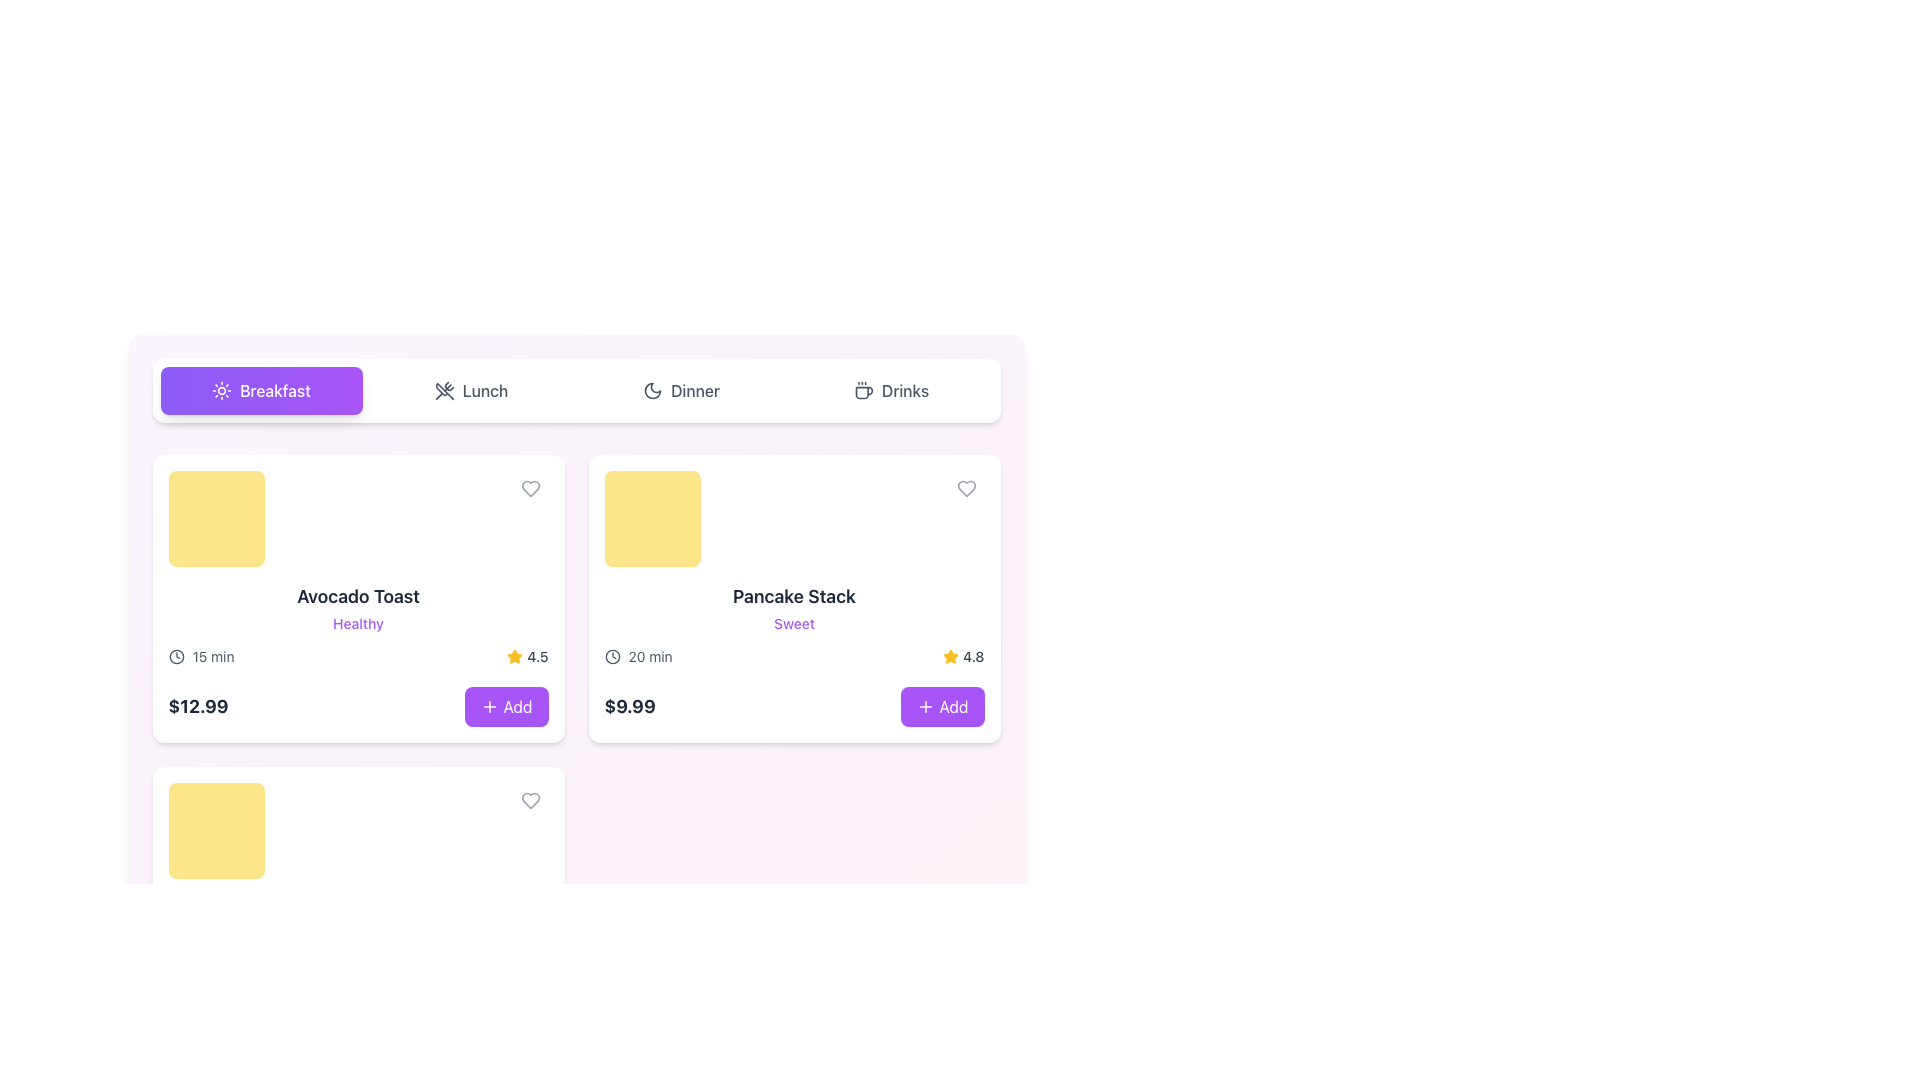  What do you see at coordinates (213, 656) in the screenshot?
I see `the text label displaying '15 min', which is styled in gray and indicates time-related information for 'Avocado Toast'` at bounding box center [213, 656].